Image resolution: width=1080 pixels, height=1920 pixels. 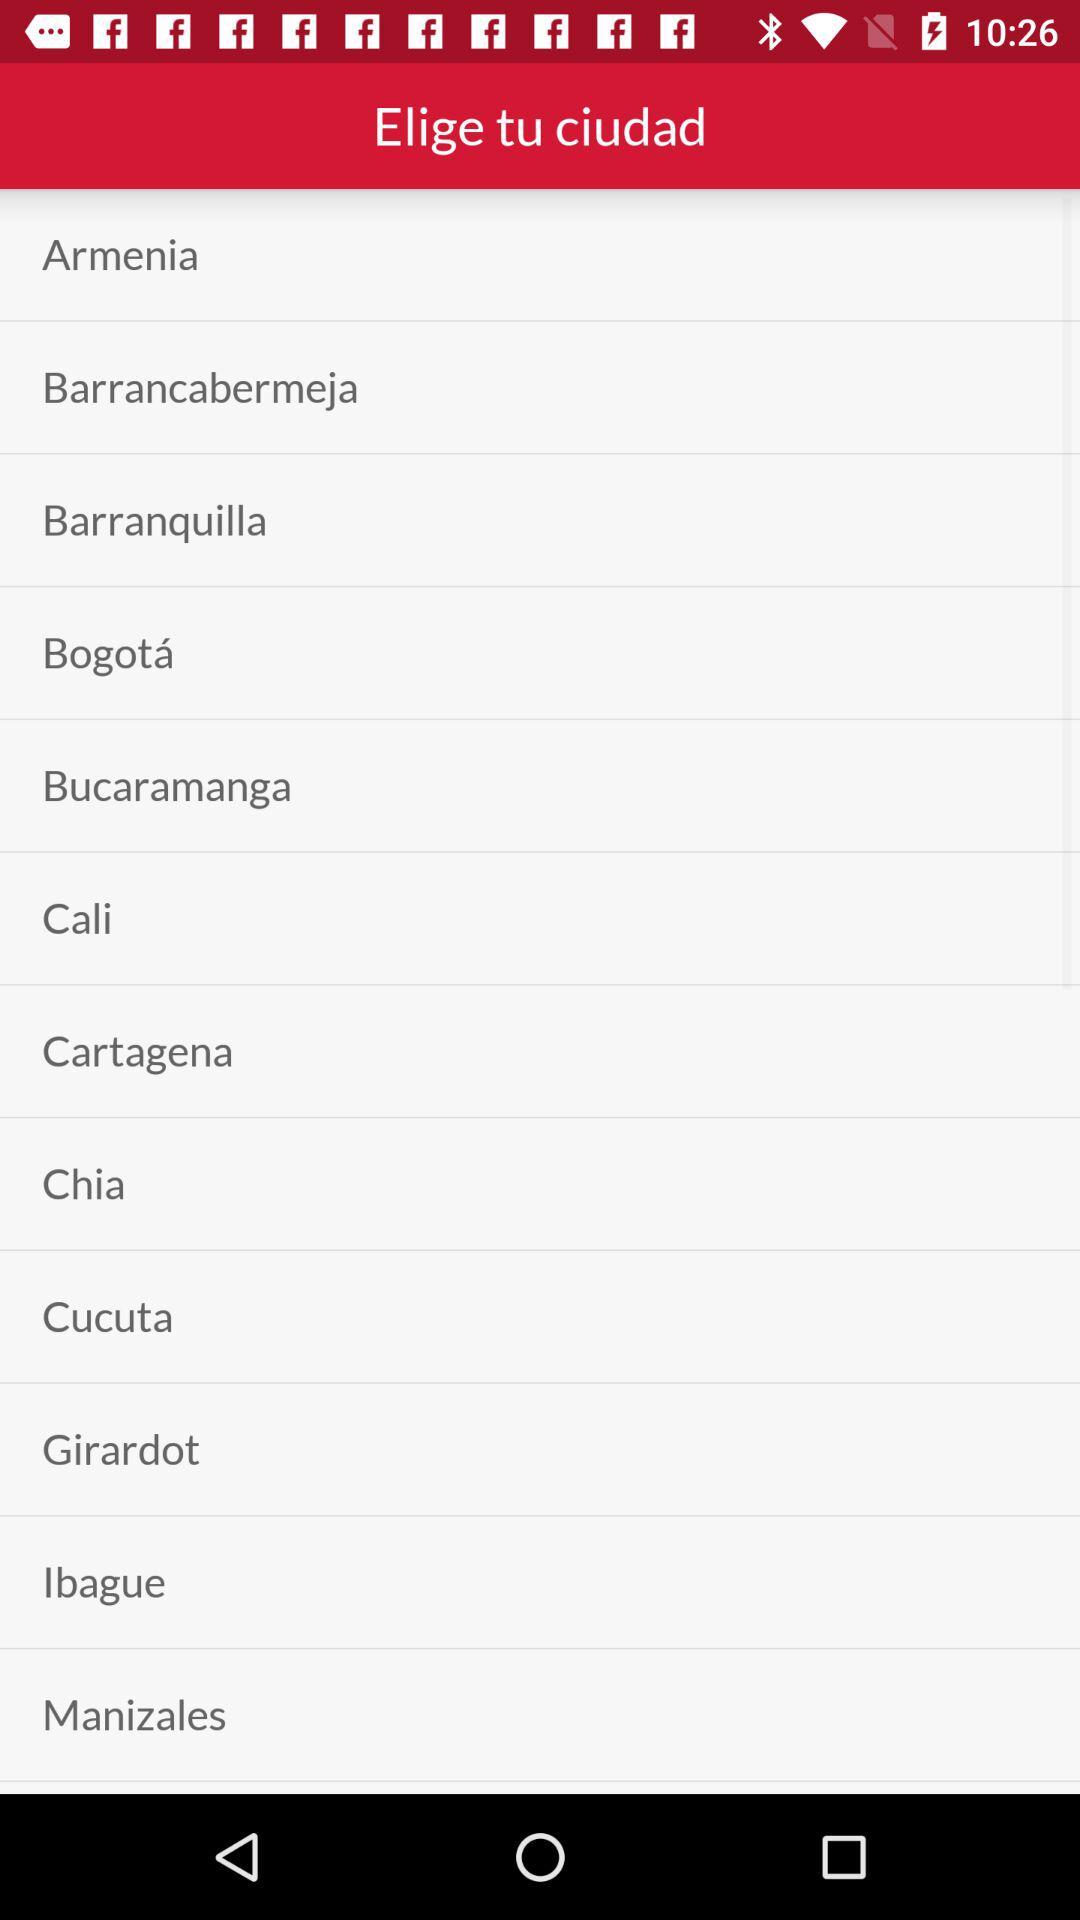 What do you see at coordinates (153, 520) in the screenshot?
I see `the barranquilla item` at bounding box center [153, 520].